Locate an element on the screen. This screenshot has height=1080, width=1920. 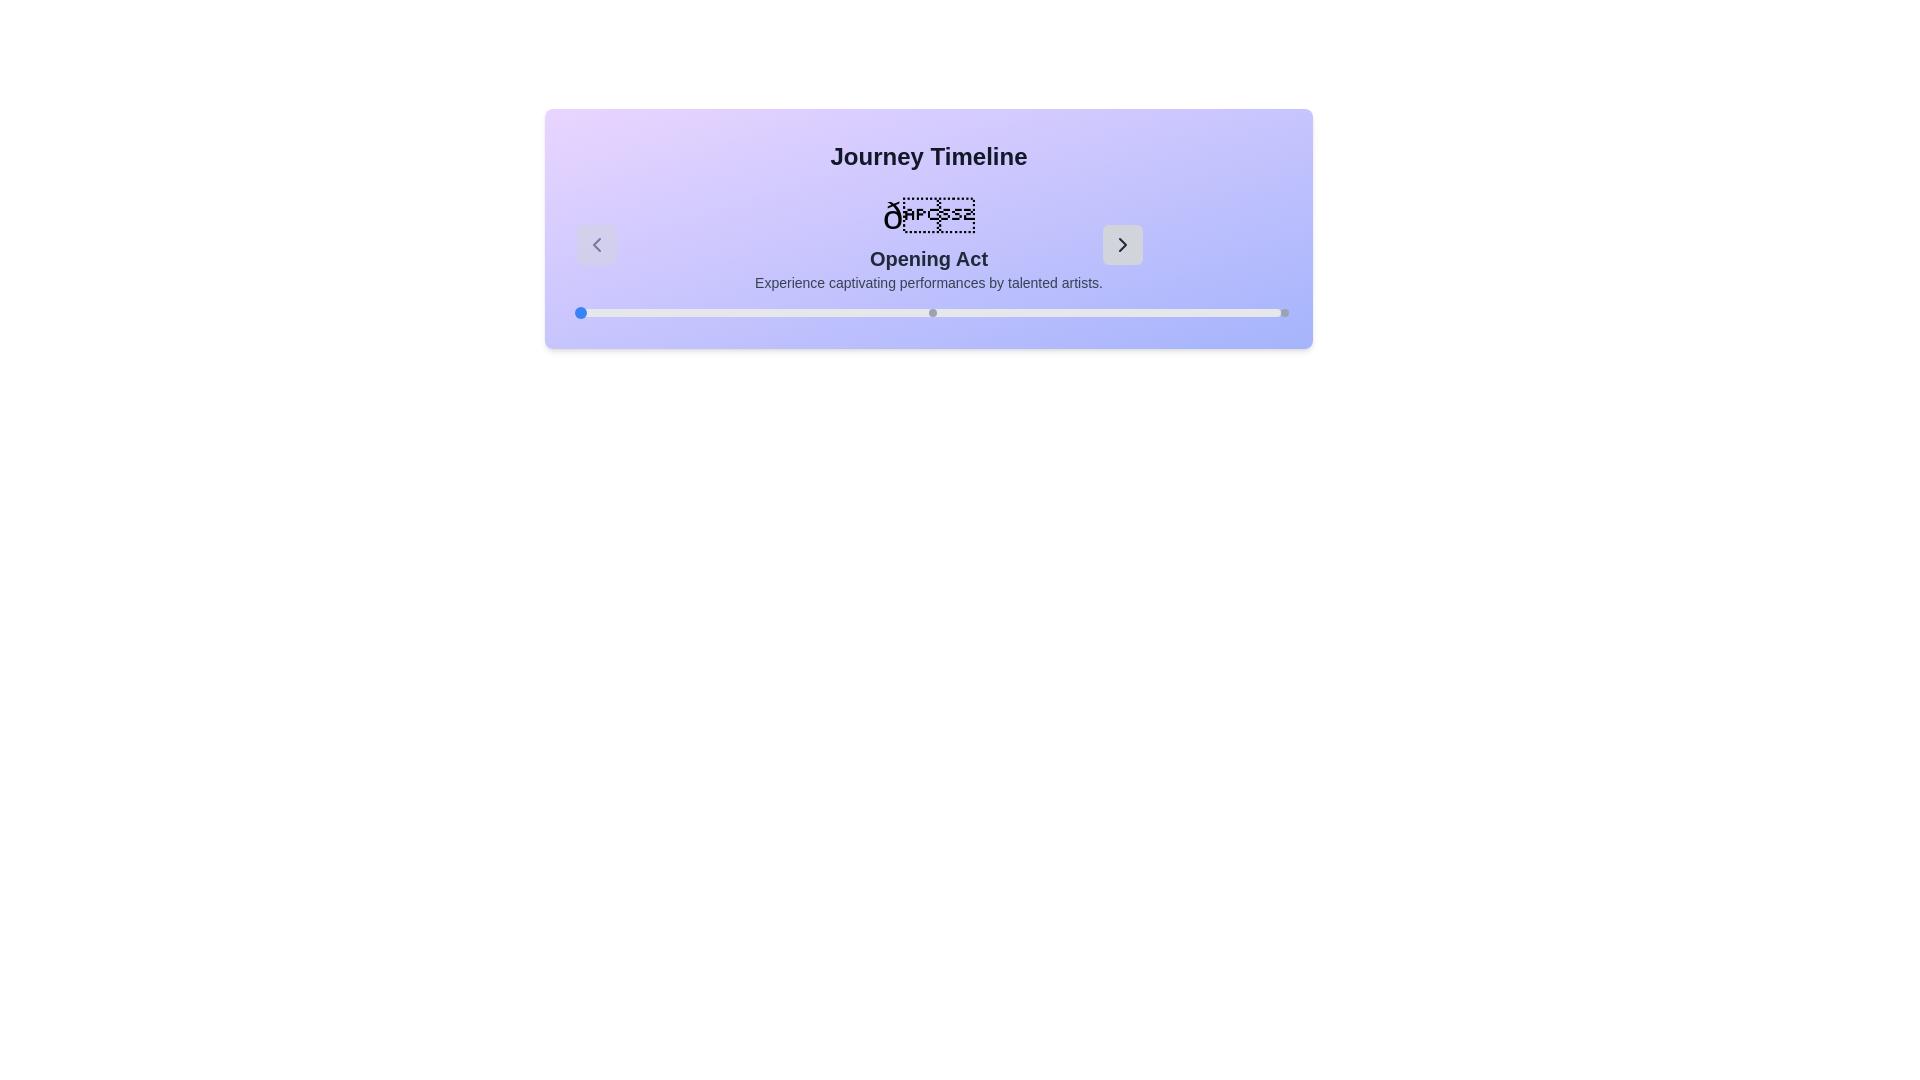
the navigation button icon (chevron) which is located on the right side of the panel to receive potential visual feedback is located at coordinates (1123, 244).